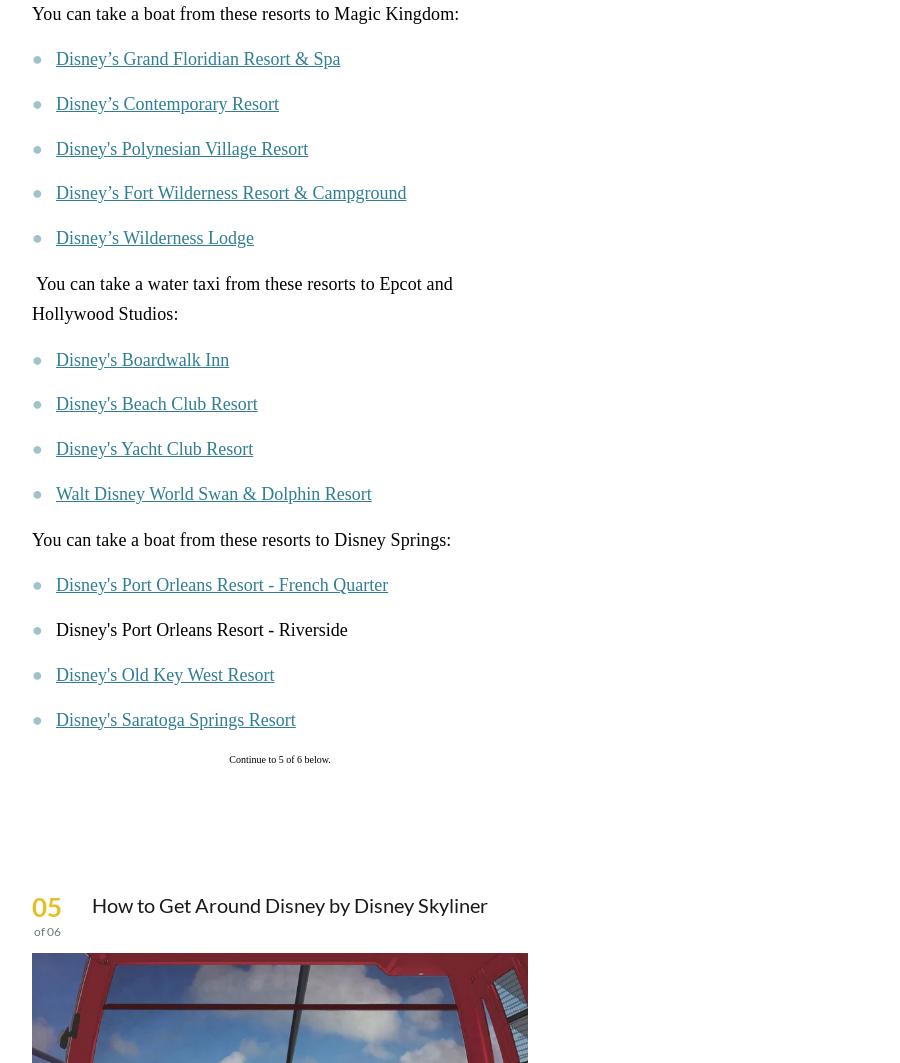  Describe the element at coordinates (154, 449) in the screenshot. I see `'Disney's Yacht Club Resort'` at that location.